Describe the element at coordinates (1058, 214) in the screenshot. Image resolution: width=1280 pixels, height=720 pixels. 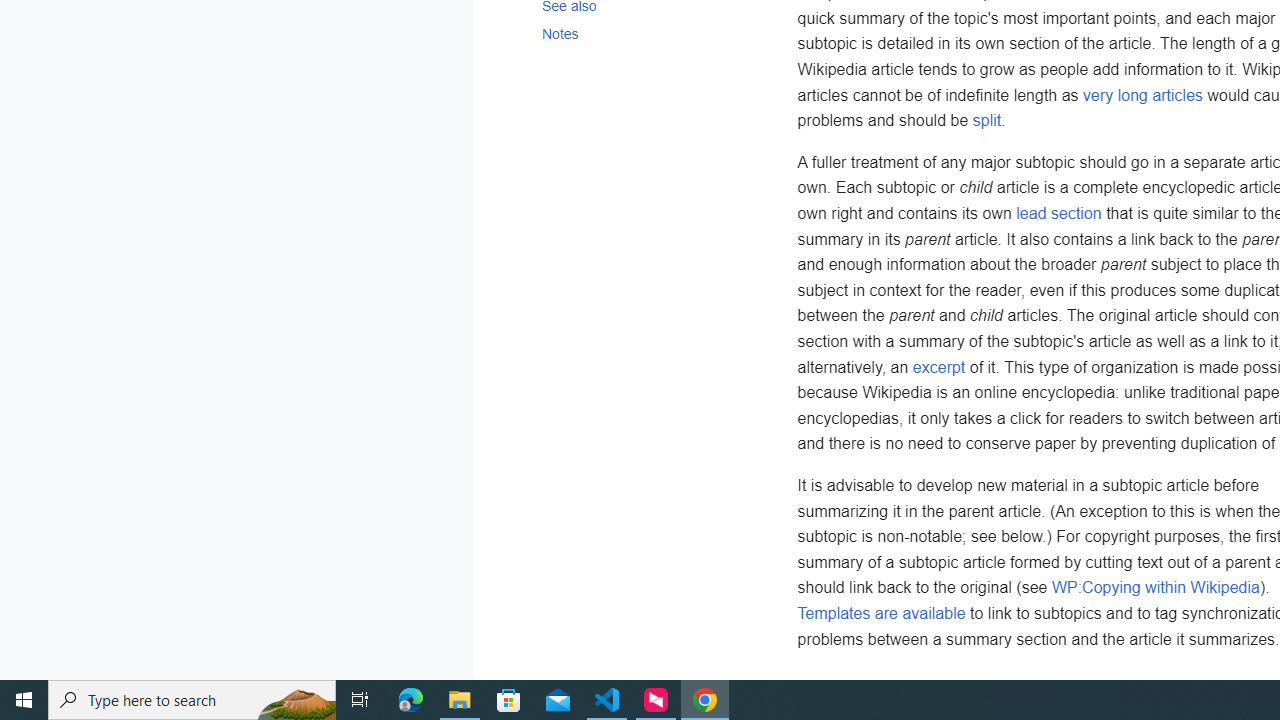
I see `'lead section'` at that location.